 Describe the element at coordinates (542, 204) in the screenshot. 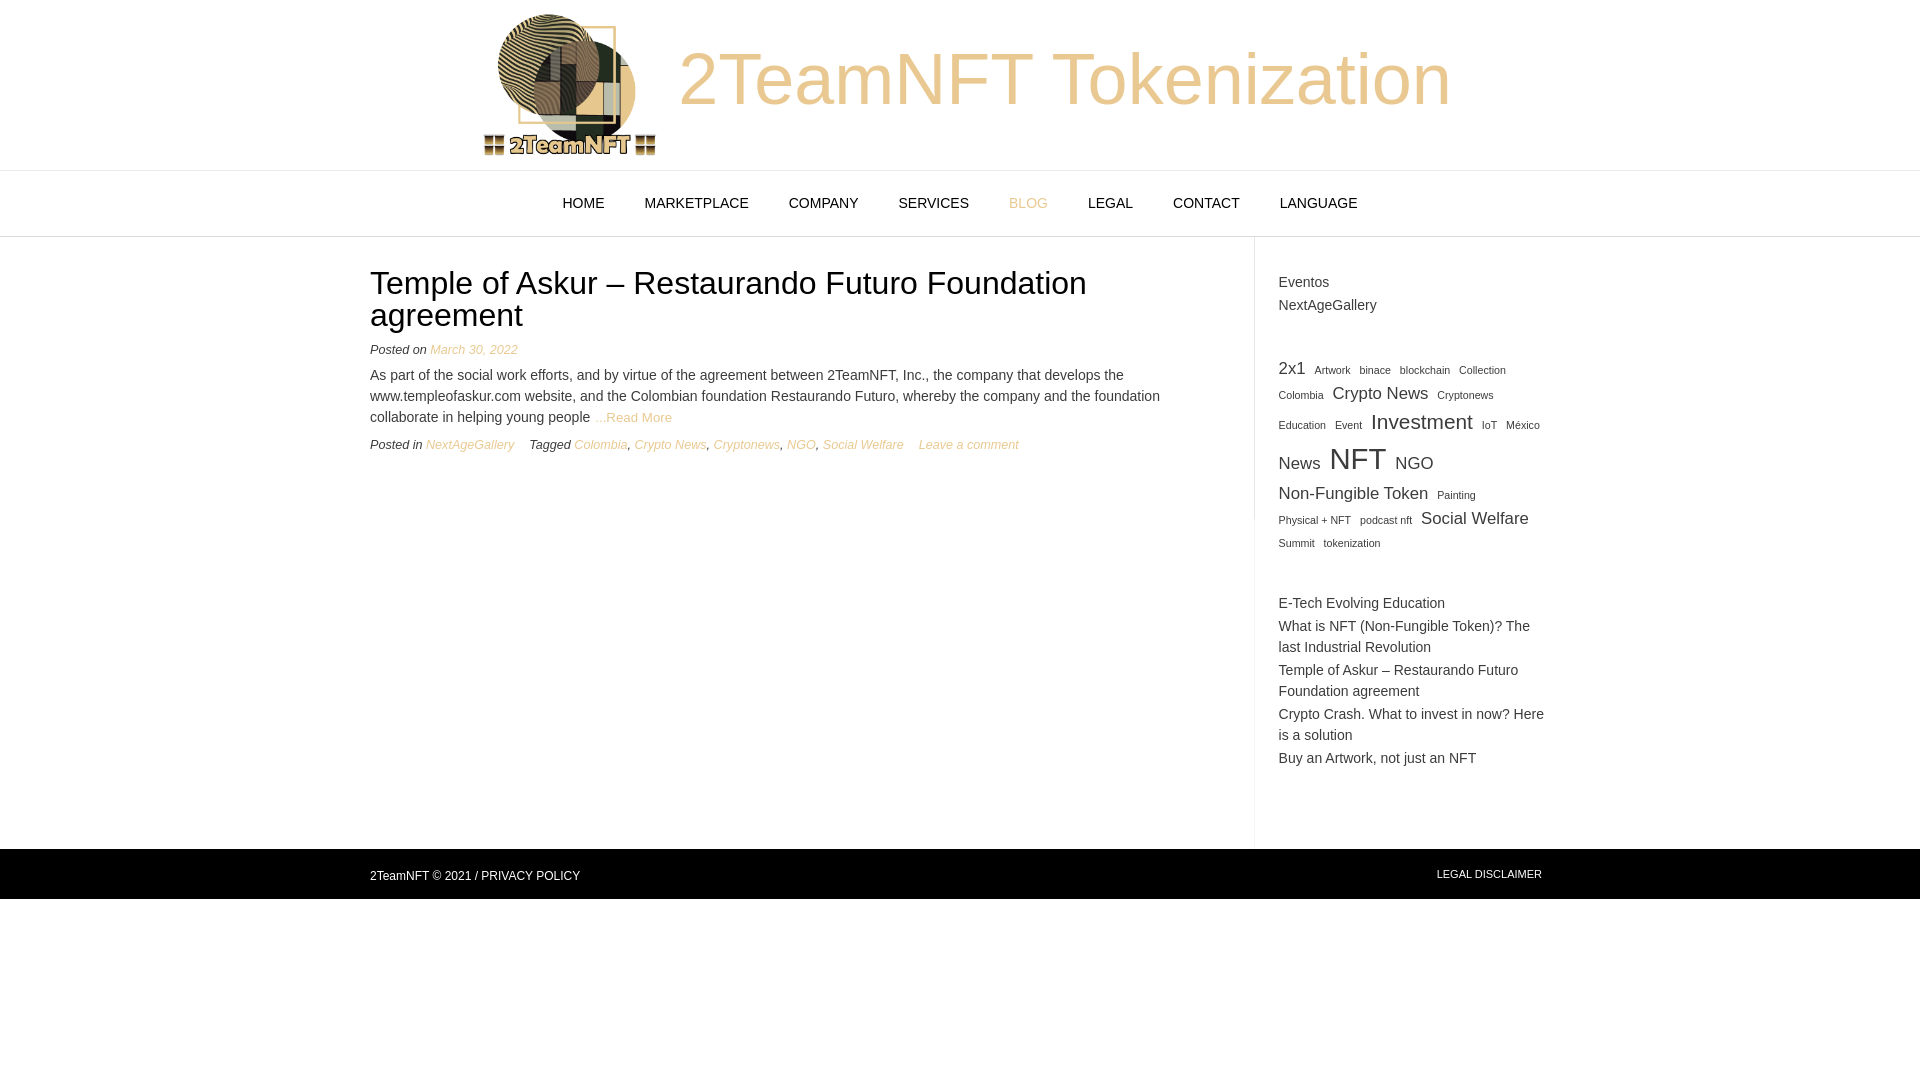

I see `'HOME'` at that location.